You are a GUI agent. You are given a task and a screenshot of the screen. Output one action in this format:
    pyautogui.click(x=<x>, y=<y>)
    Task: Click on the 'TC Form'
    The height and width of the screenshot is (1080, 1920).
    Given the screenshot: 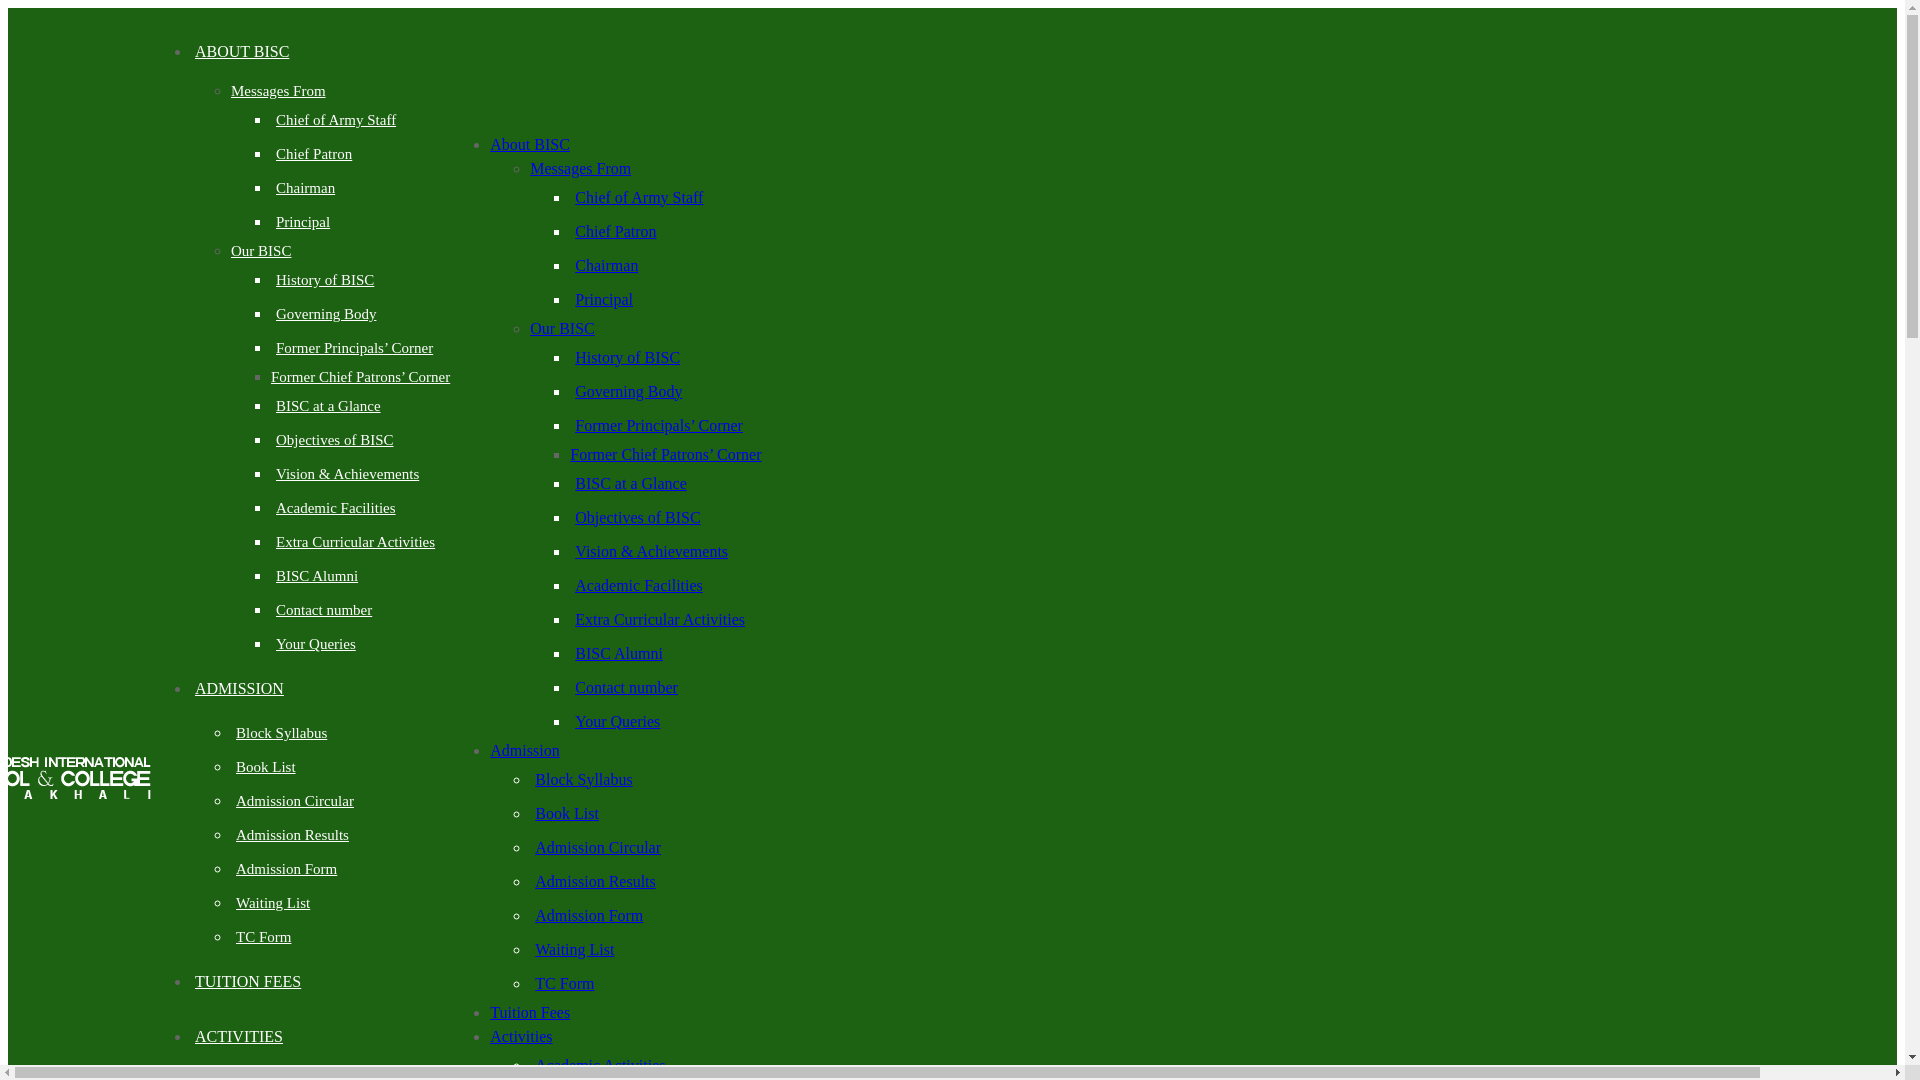 What is the action you would take?
    pyautogui.click(x=563, y=981)
    